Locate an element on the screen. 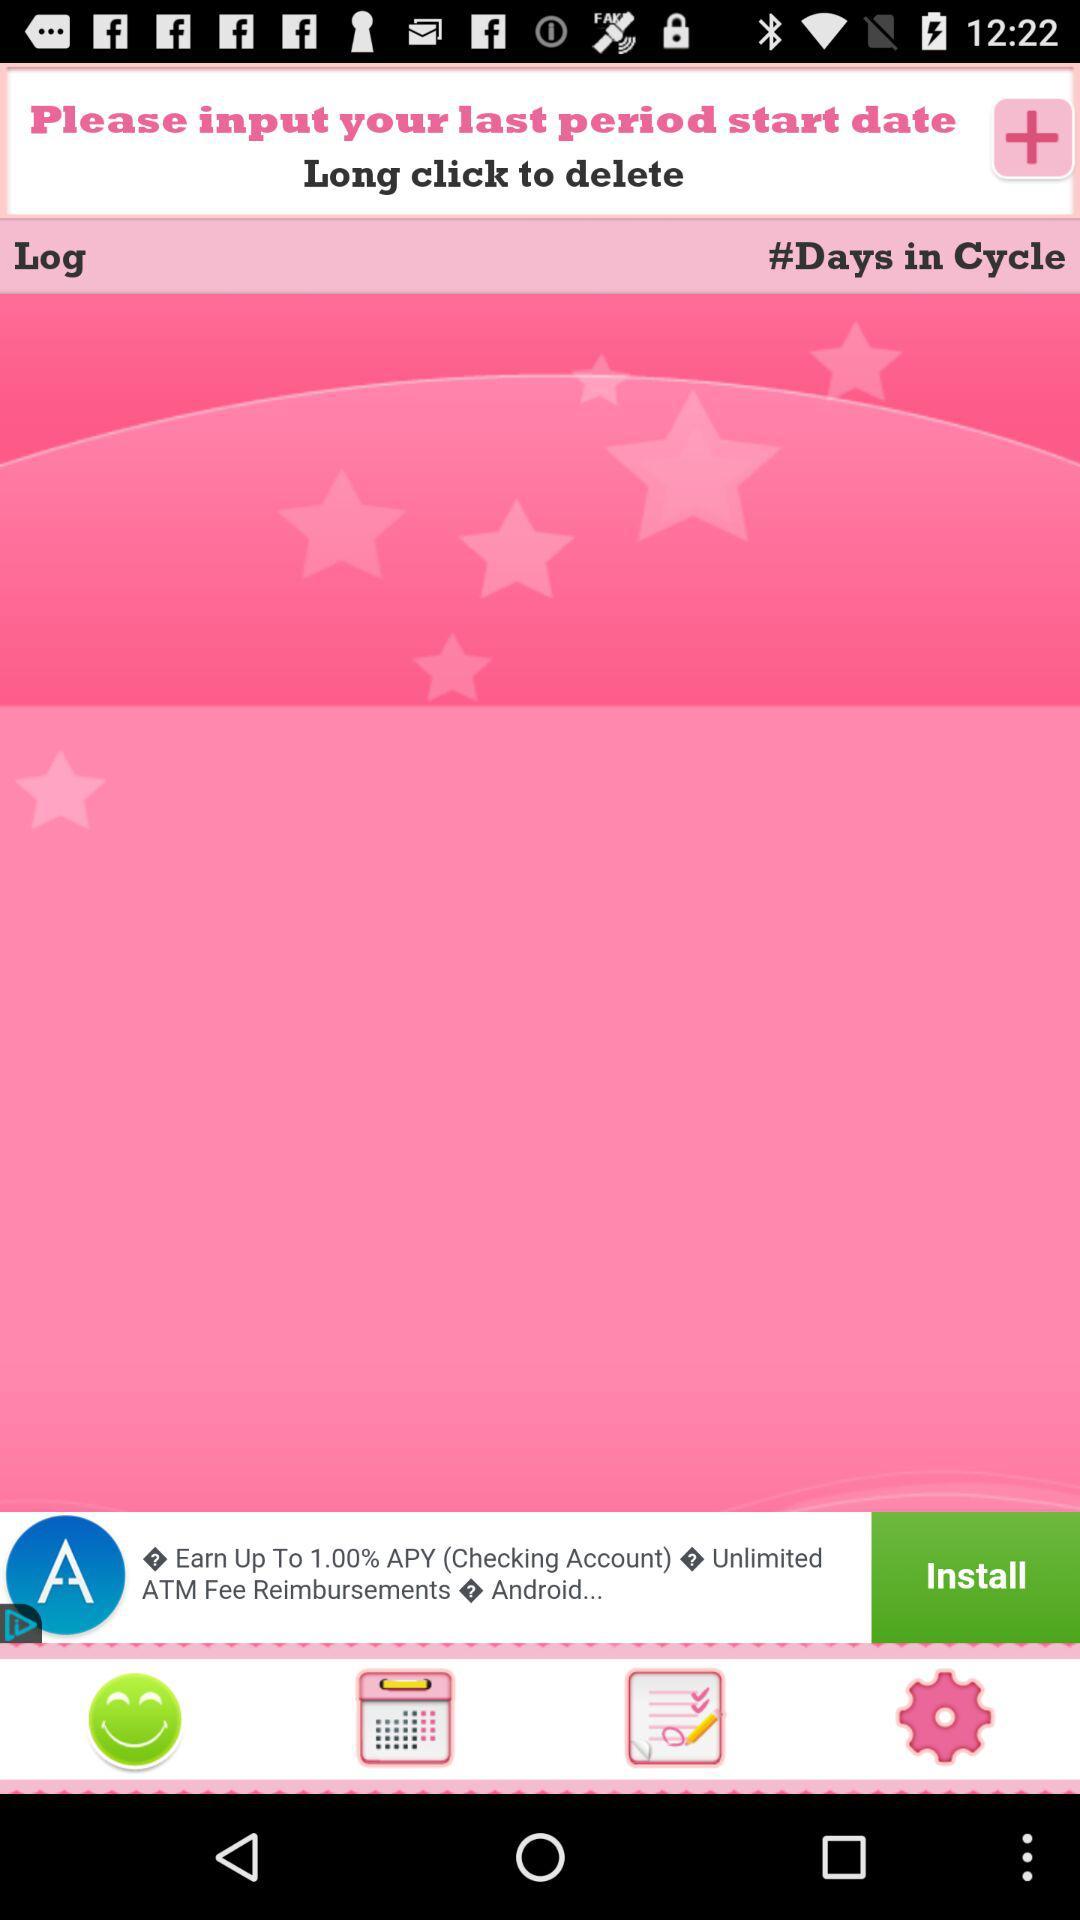 This screenshot has height=1920, width=1080. date is located at coordinates (1033, 139).